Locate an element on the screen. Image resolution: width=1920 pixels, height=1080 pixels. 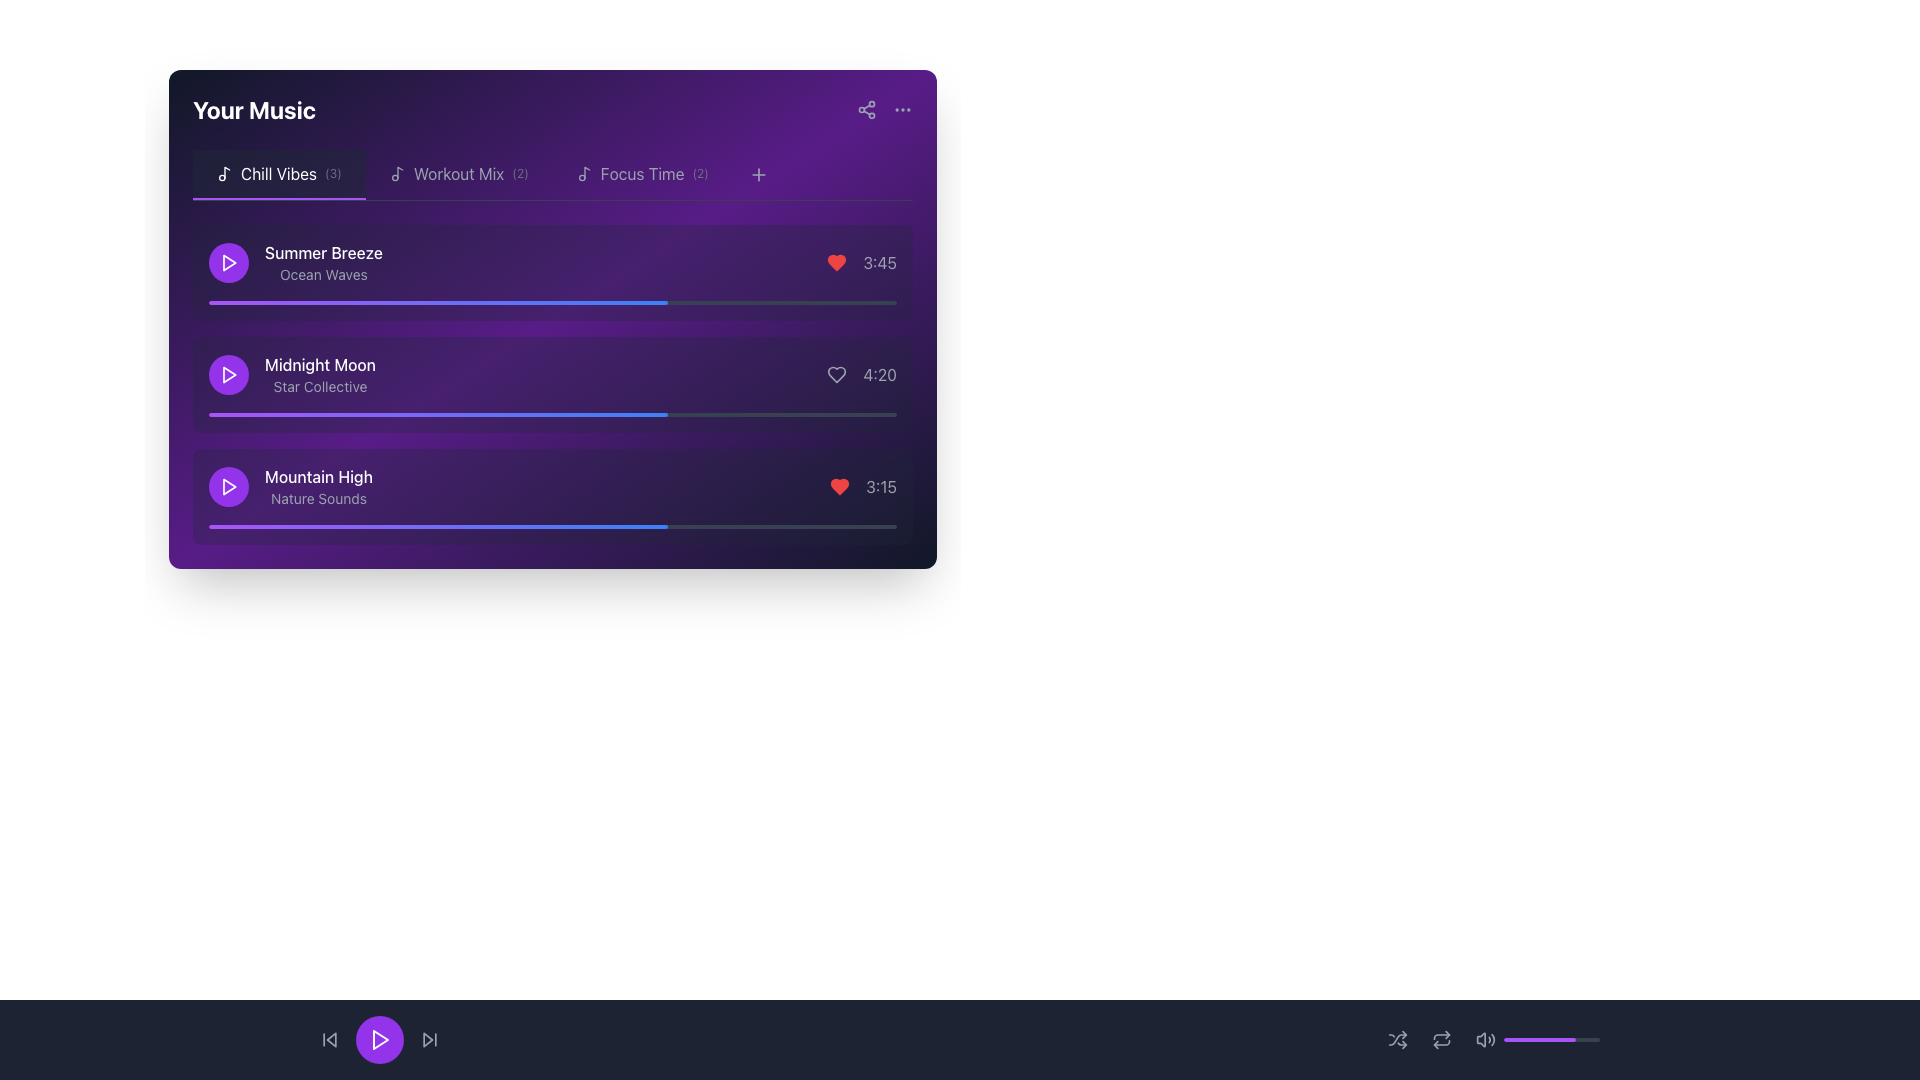
the Button or Trigger Icon located at the top-right corner of the card titled 'Your Music' is located at coordinates (901, 110).